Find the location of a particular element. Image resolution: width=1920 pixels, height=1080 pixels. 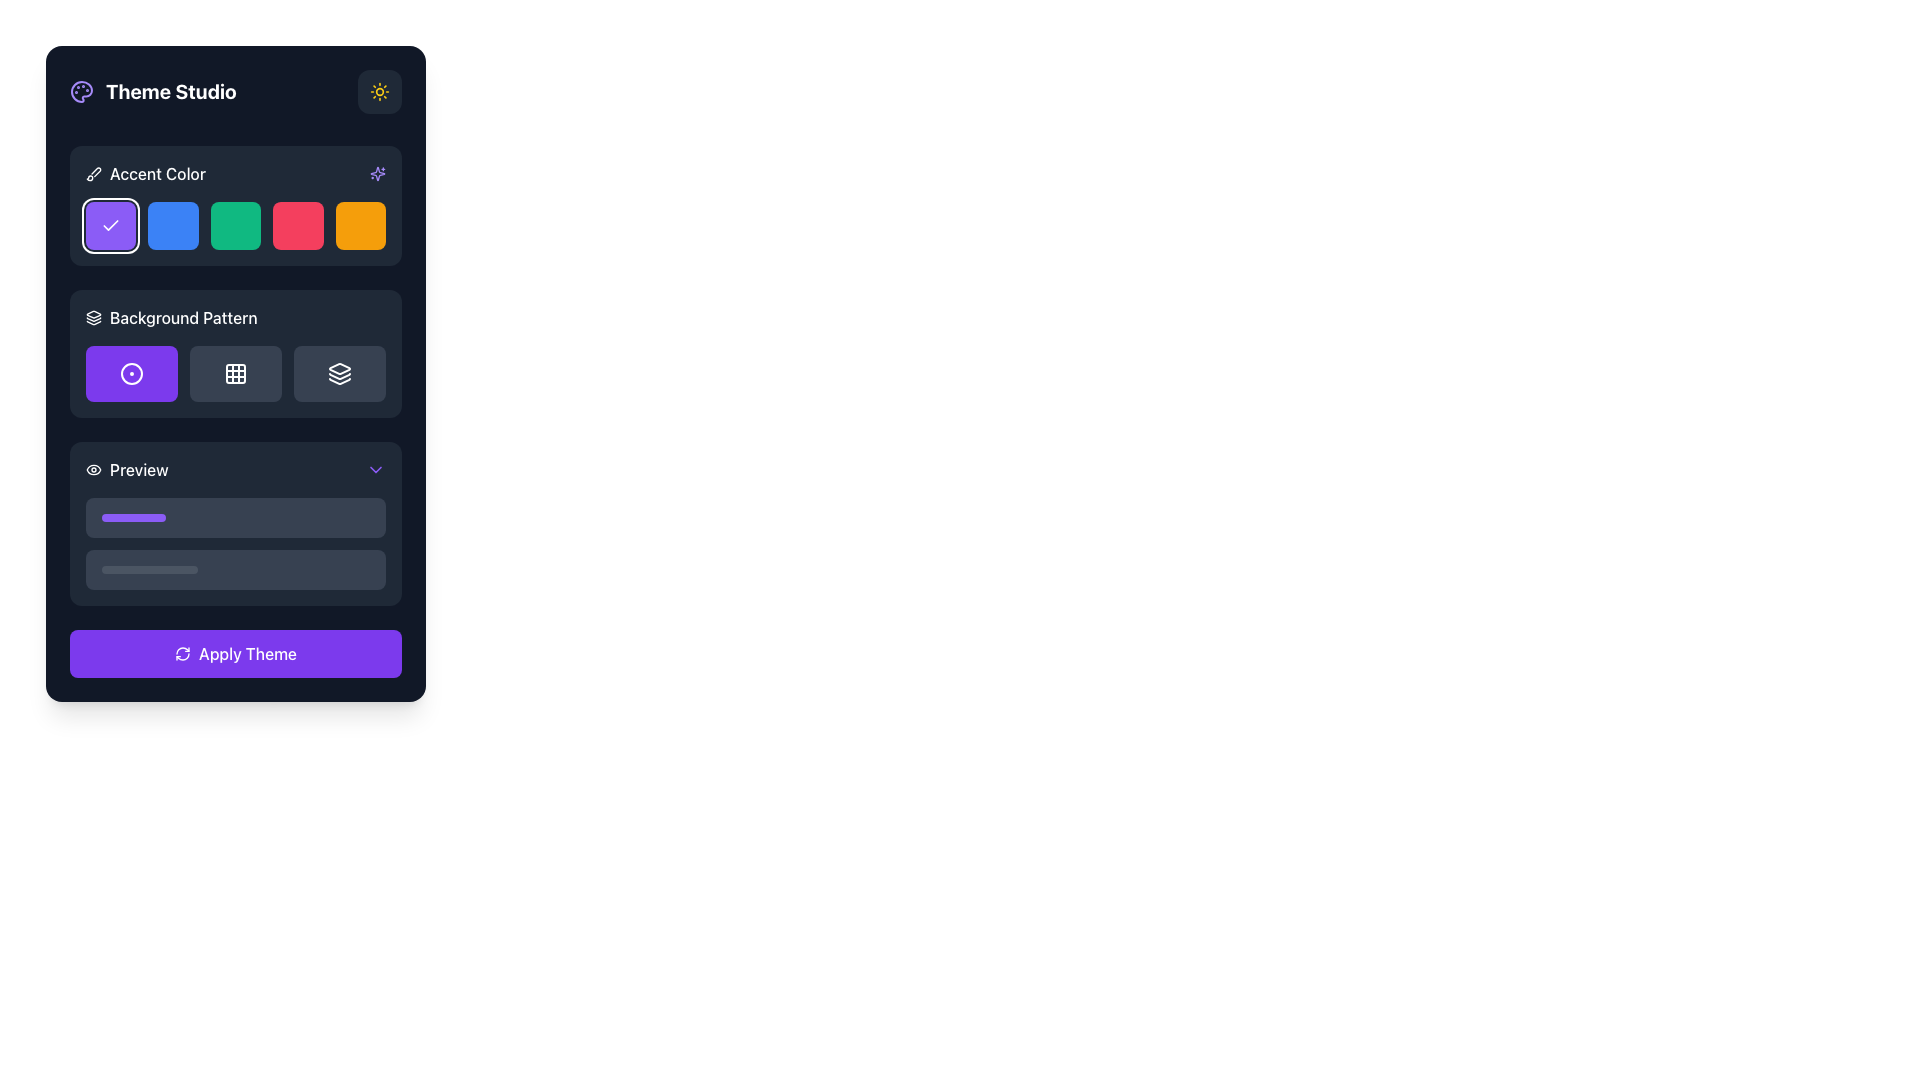

label 'Background Pattern' which is styled in white text on a dark background, positioned in the left-side panel under the 'Accent Color' section is located at coordinates (235, 316).